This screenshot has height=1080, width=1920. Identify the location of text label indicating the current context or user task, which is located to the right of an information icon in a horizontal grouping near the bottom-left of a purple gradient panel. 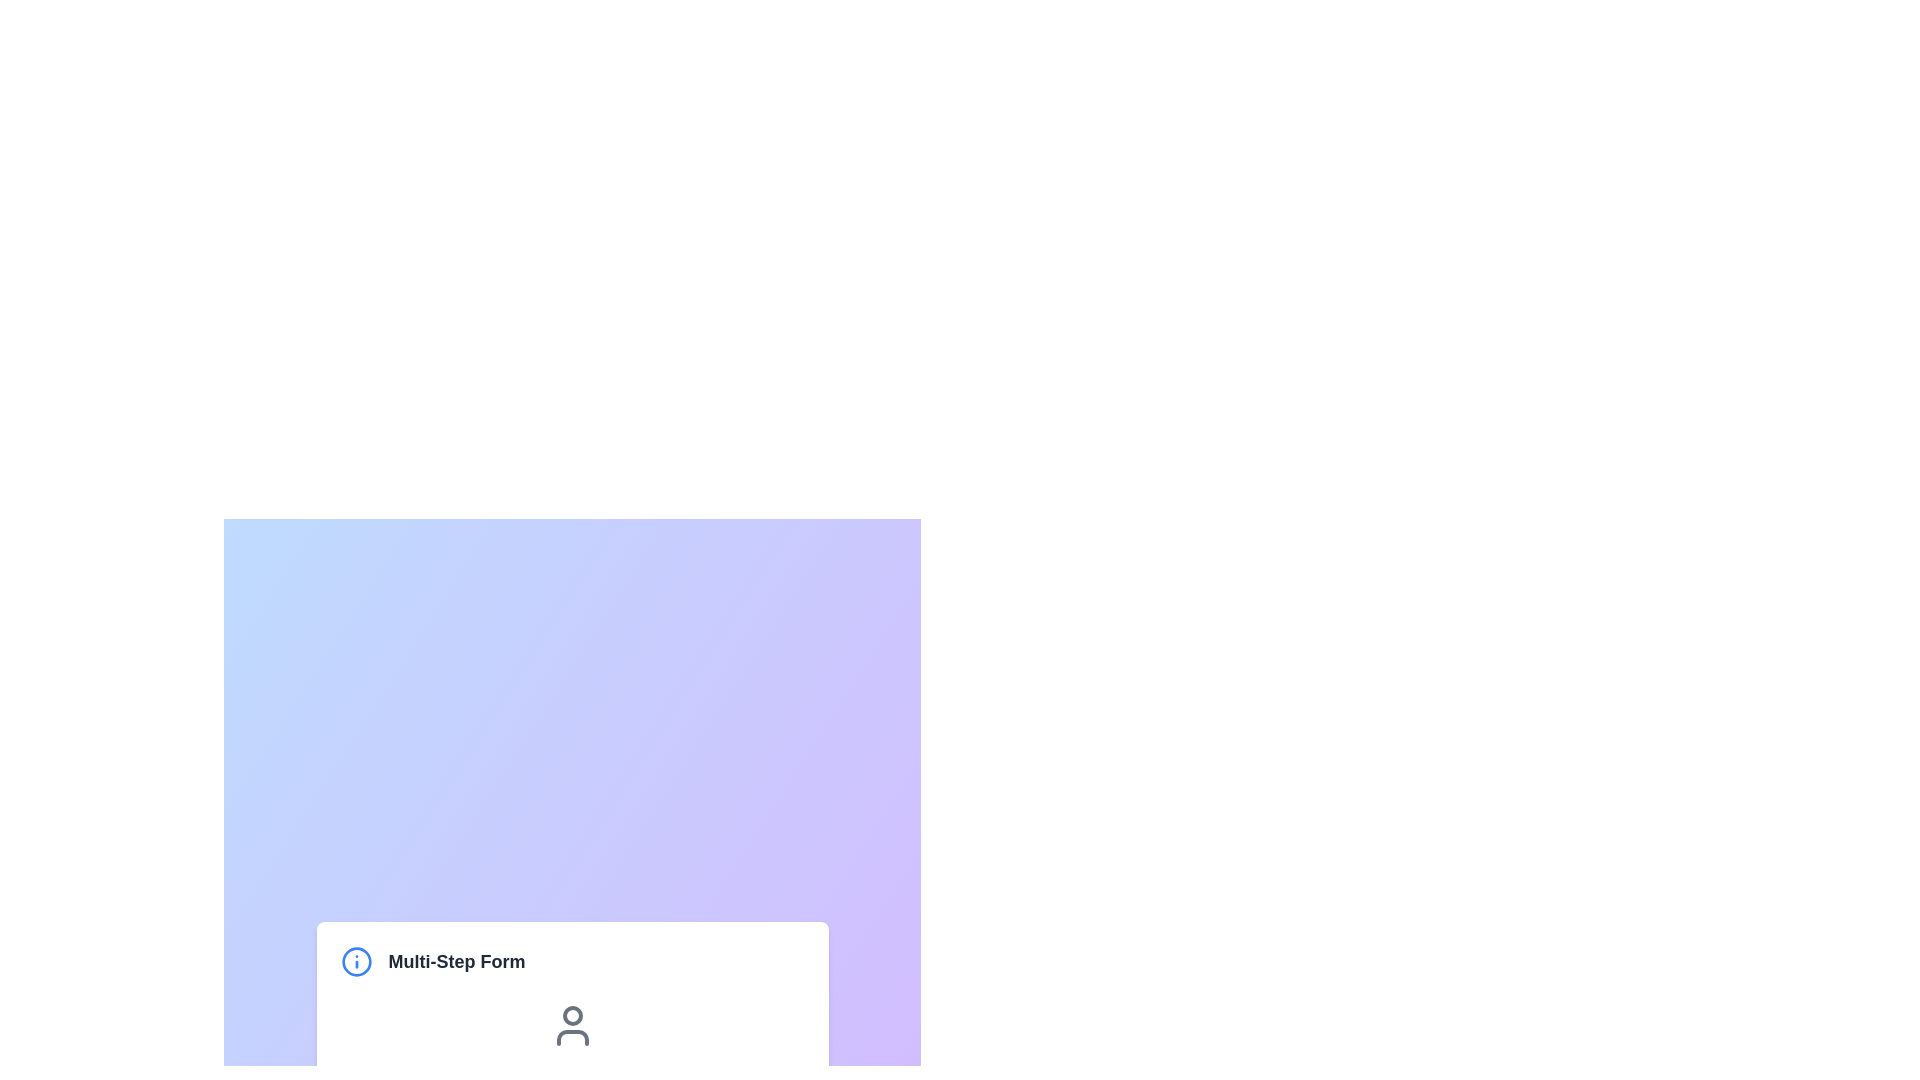
(455, 960).